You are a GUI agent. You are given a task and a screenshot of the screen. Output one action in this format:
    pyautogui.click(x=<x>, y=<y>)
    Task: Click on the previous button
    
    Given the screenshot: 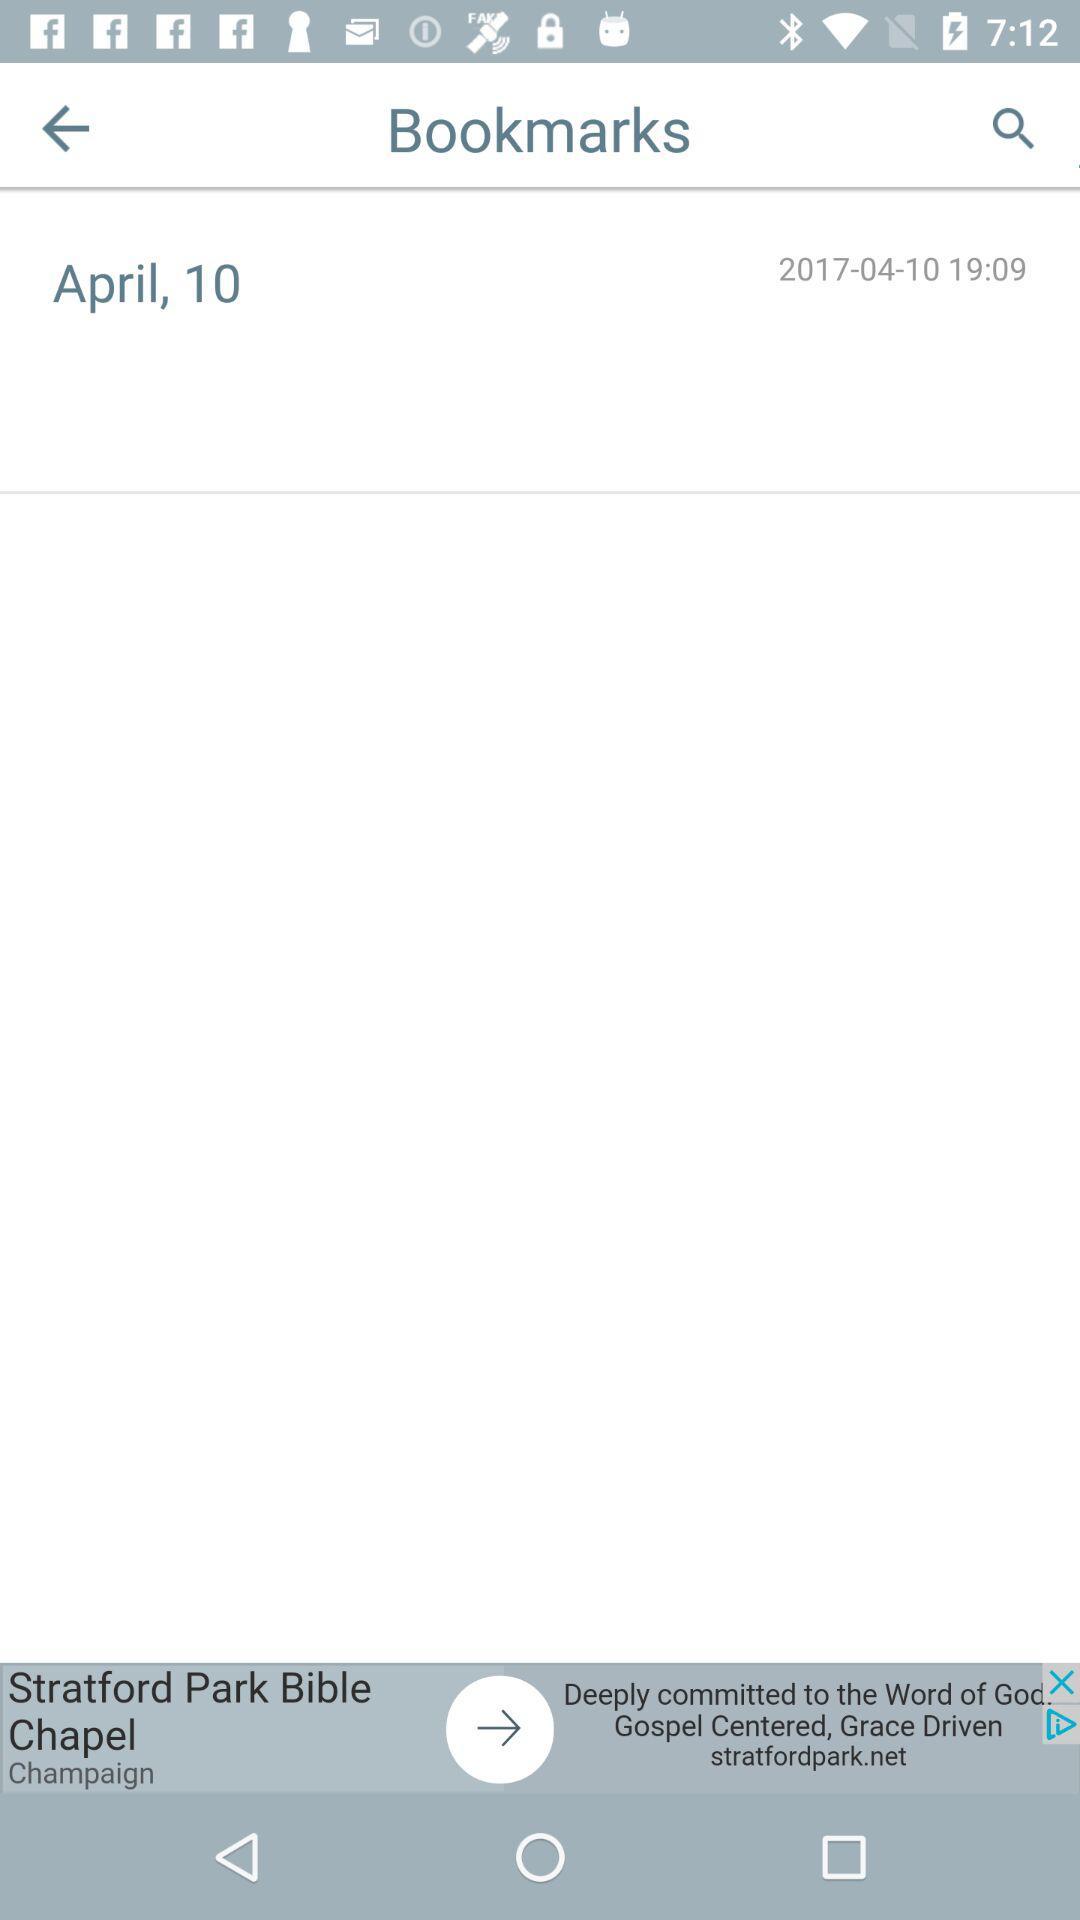 What is the action you would take?
    pyautogui.click(x=64, y=127)
    